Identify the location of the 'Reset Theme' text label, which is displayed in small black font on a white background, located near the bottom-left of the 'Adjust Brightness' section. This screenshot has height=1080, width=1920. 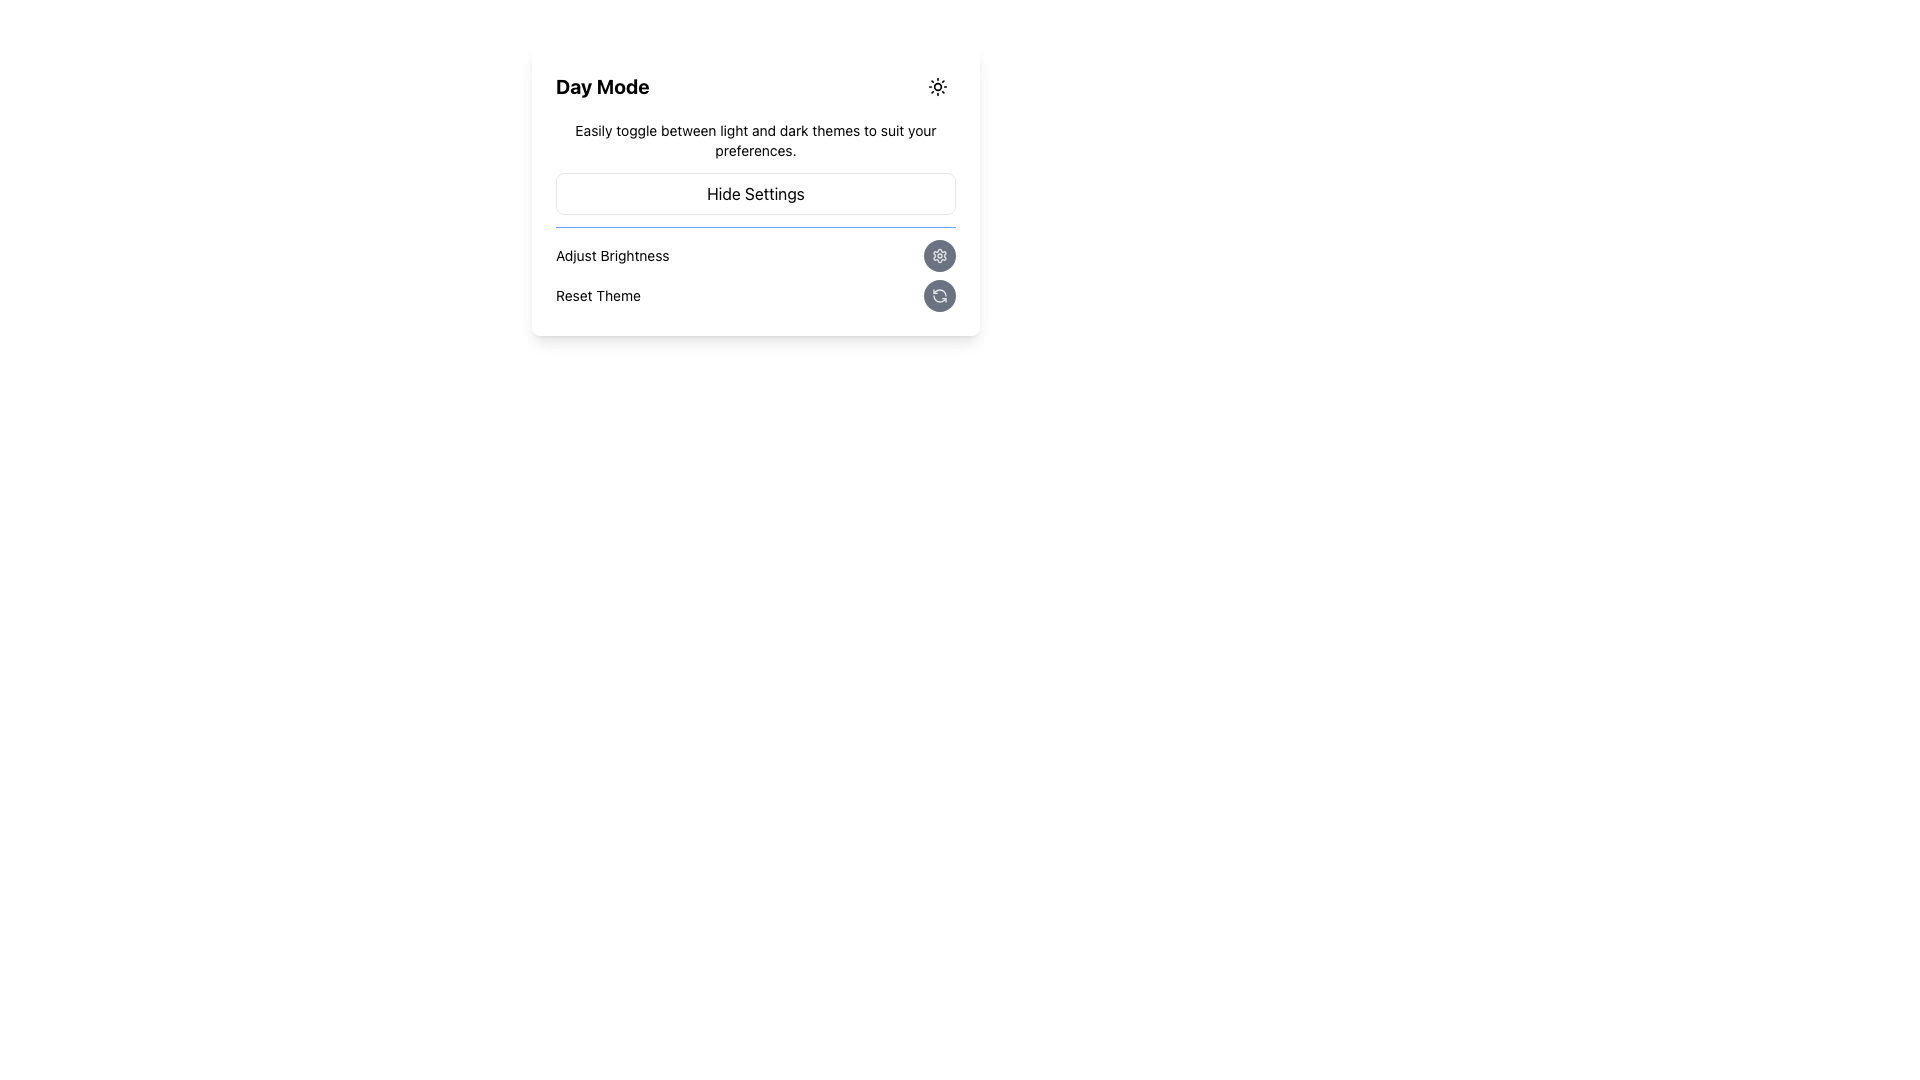
(597, 296).